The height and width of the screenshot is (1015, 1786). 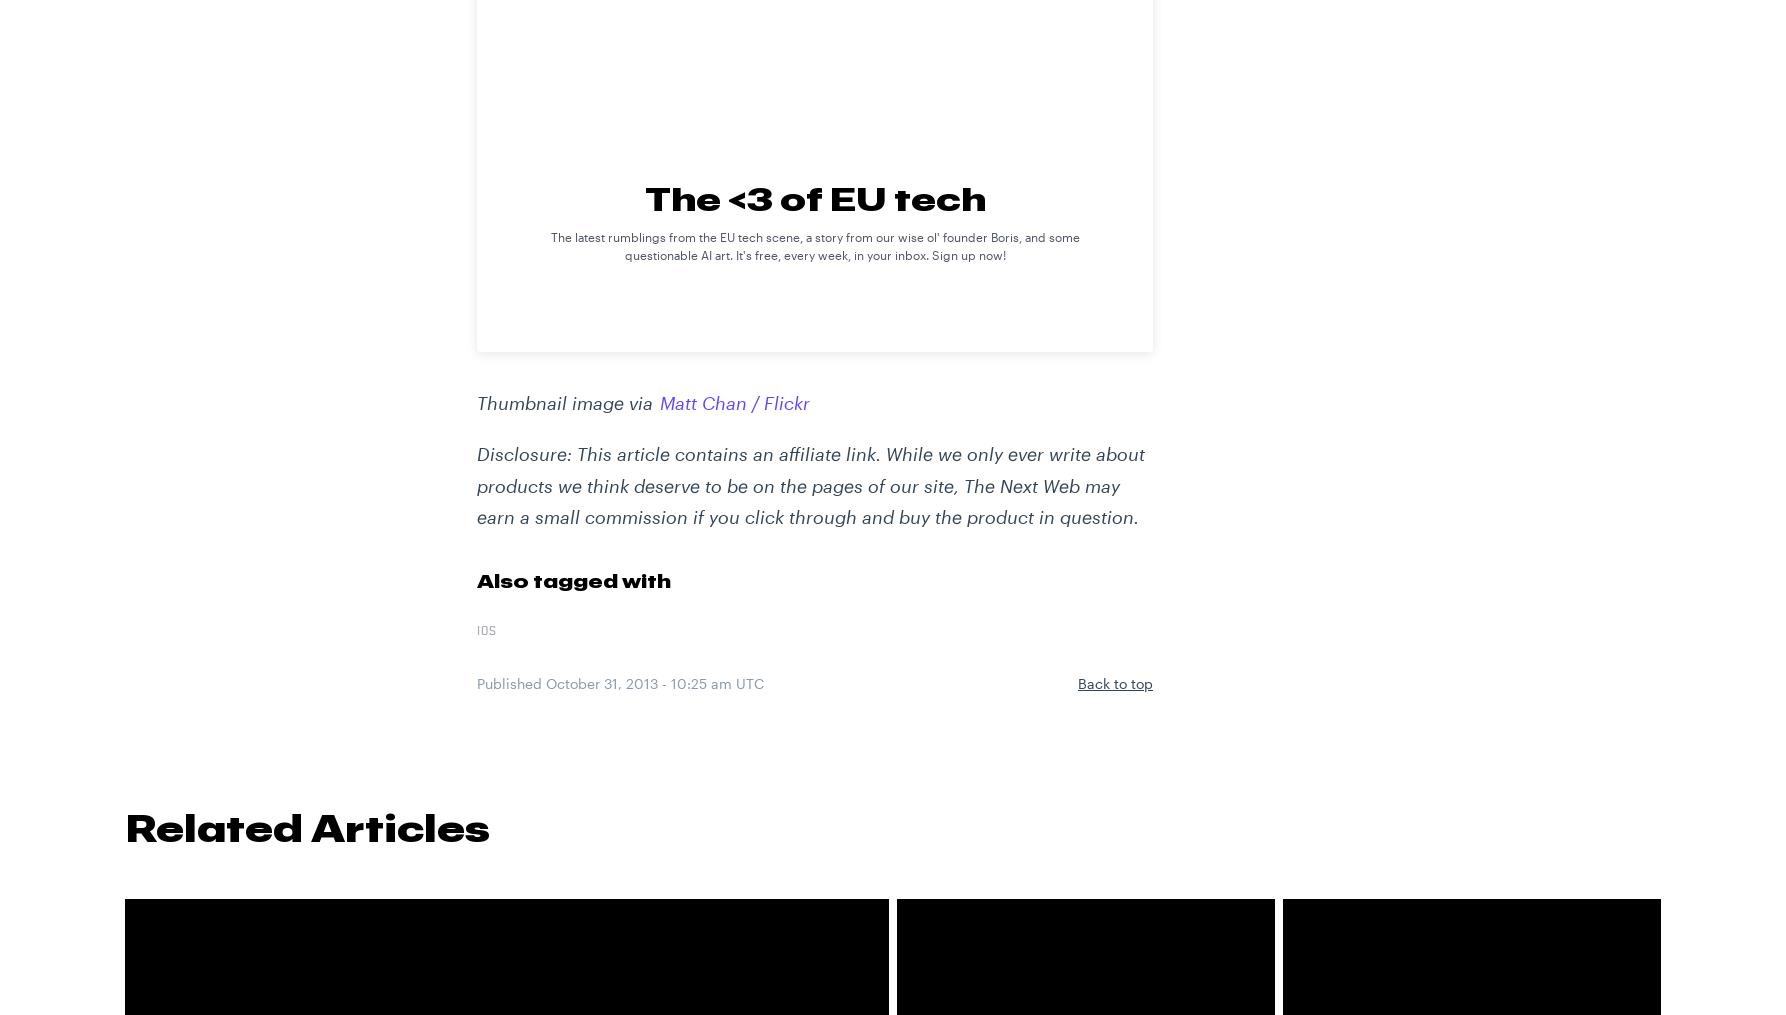 What do you see at coordinates (1077, 682) in the screenshot?
I see `'Back to top'` at bounding box center [1077, 682].